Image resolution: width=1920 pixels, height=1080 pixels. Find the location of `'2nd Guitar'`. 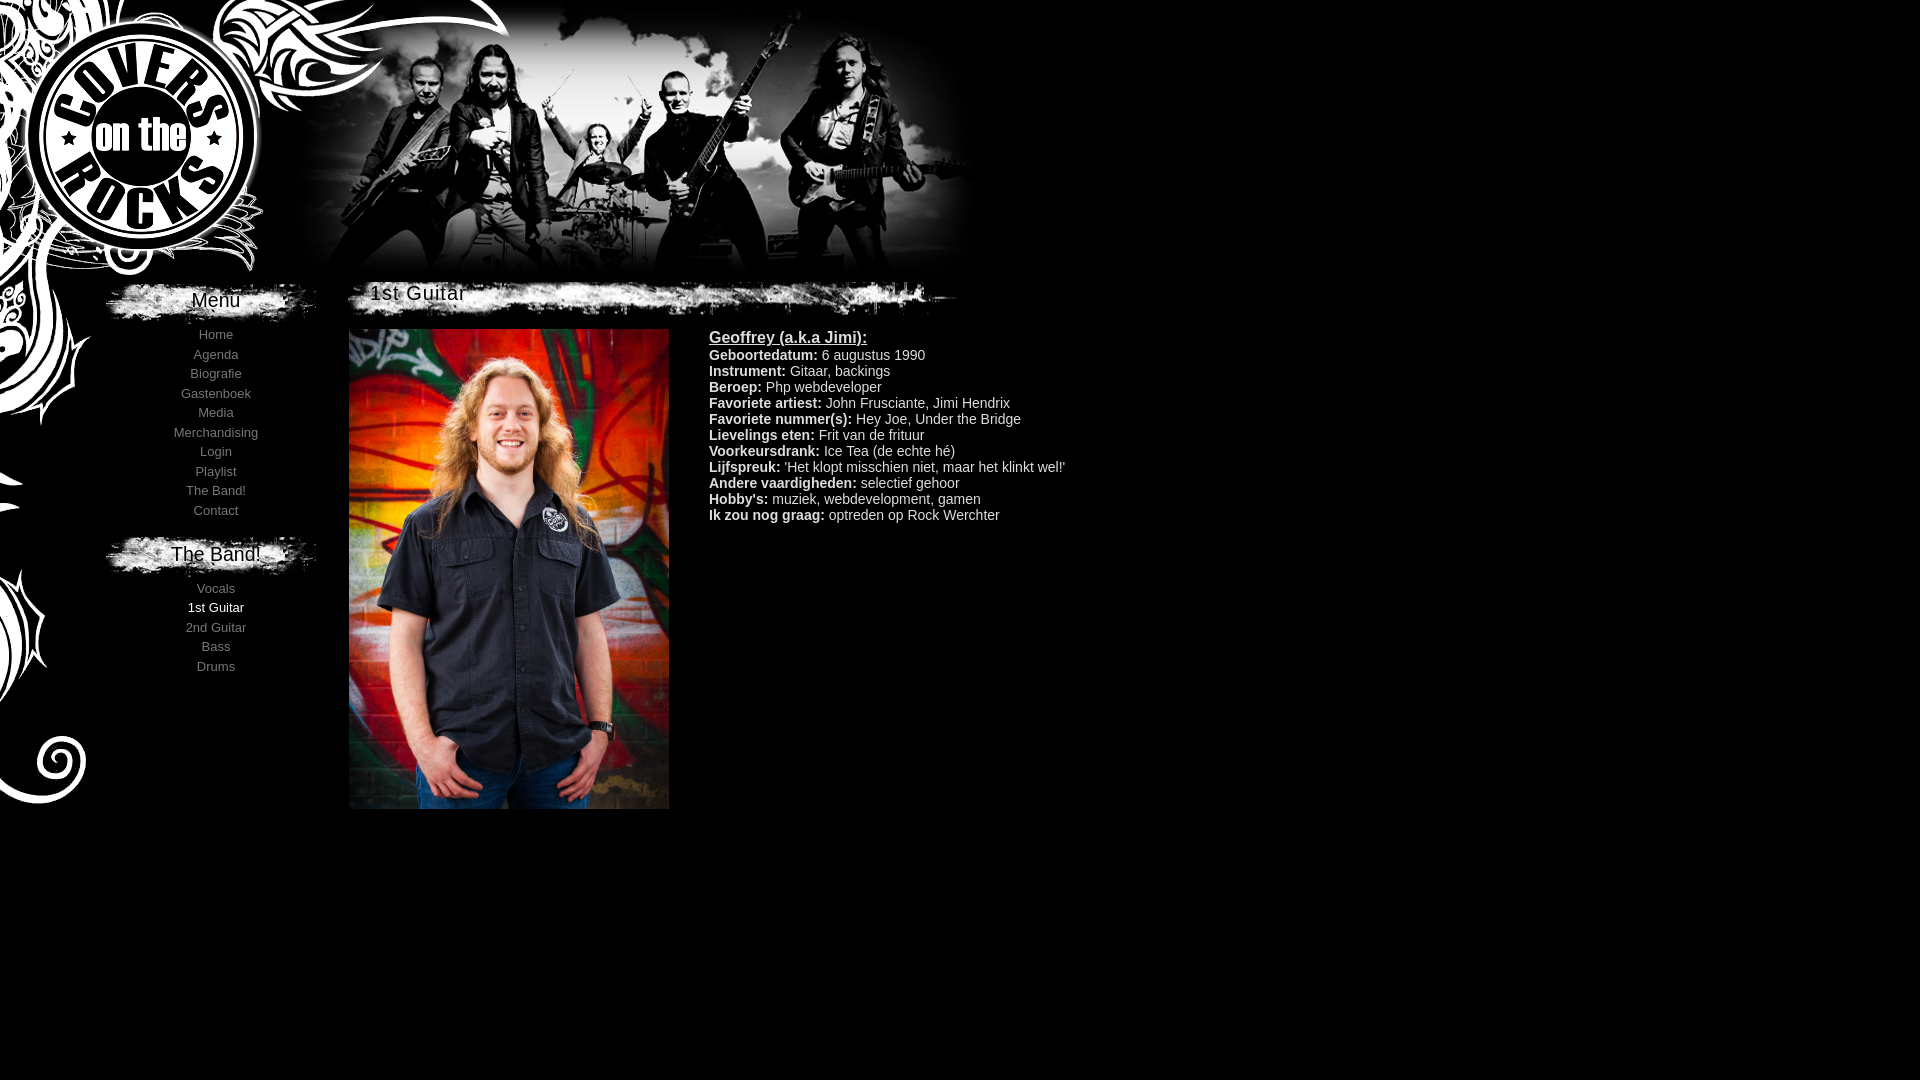

'2nd Guitar' is located at coordinates (186, 626).